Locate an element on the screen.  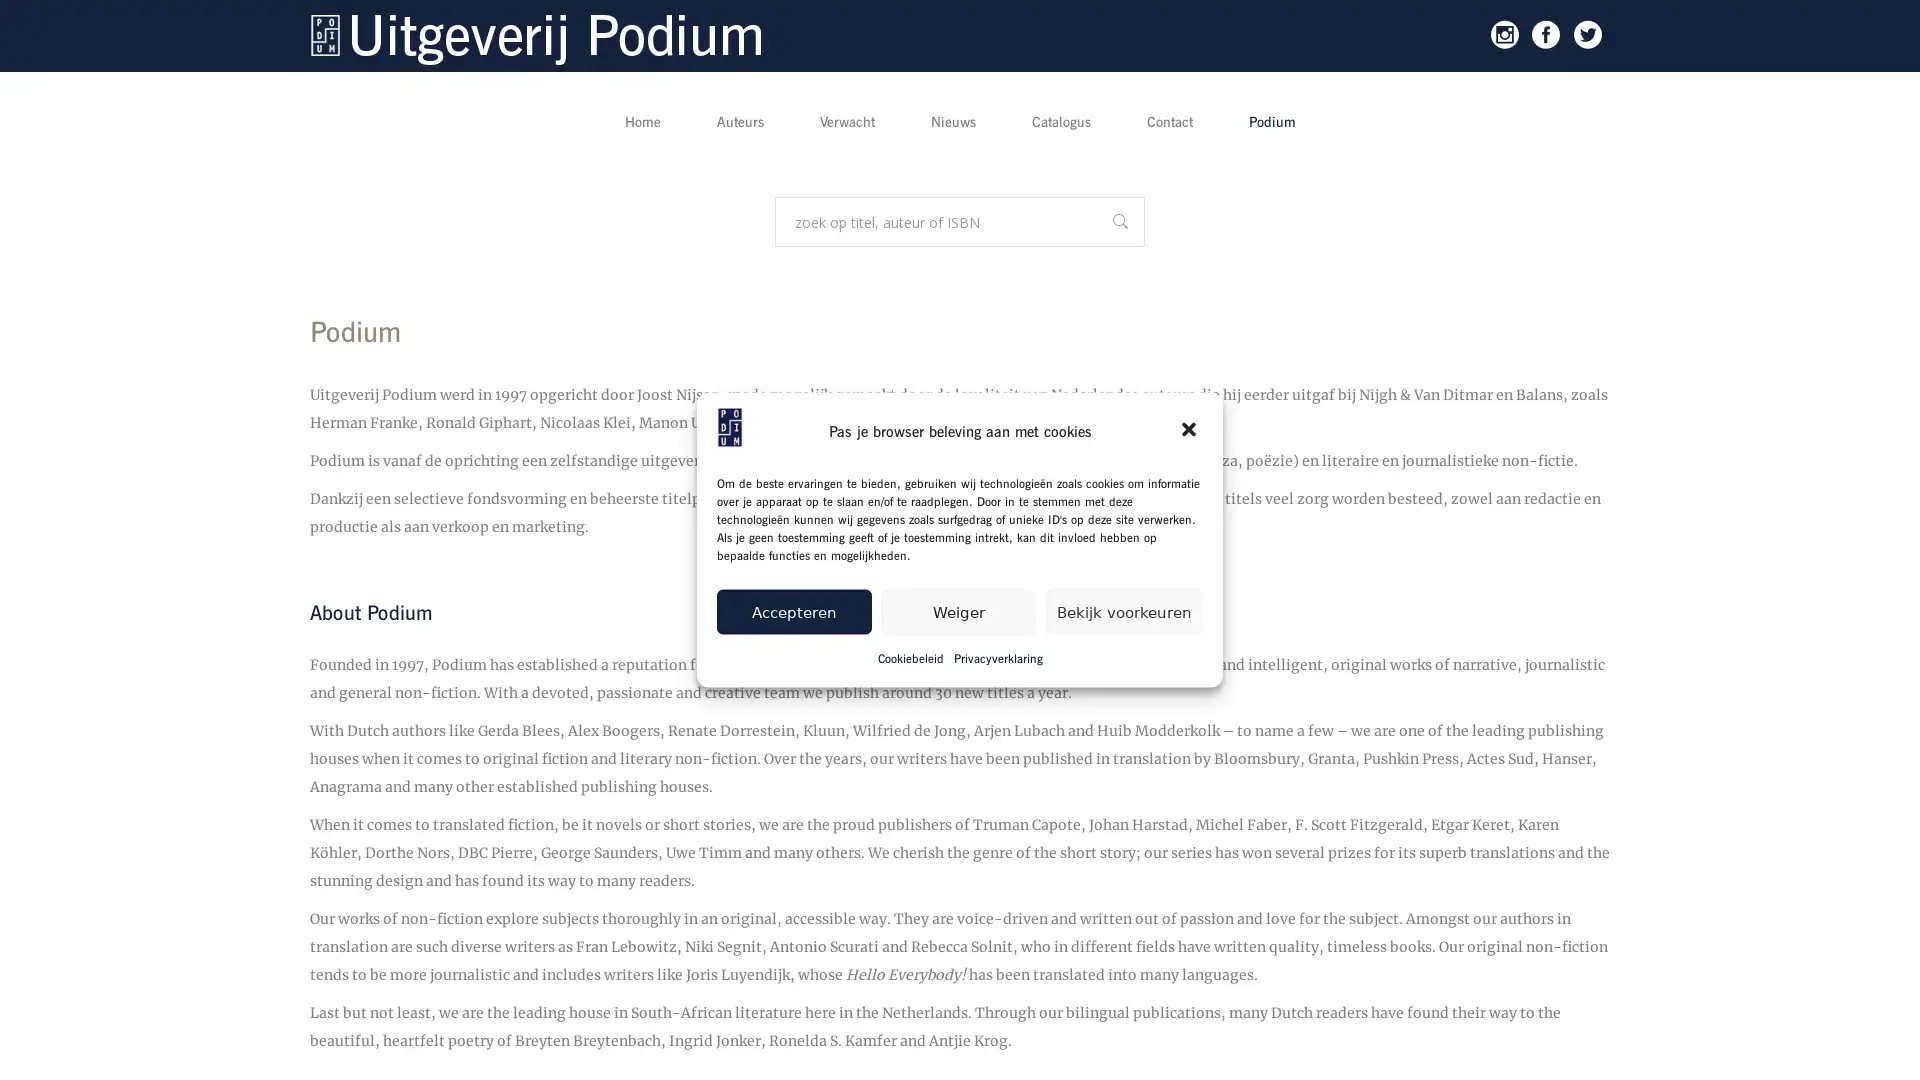
Weiger is located at coordinates (957, 610).